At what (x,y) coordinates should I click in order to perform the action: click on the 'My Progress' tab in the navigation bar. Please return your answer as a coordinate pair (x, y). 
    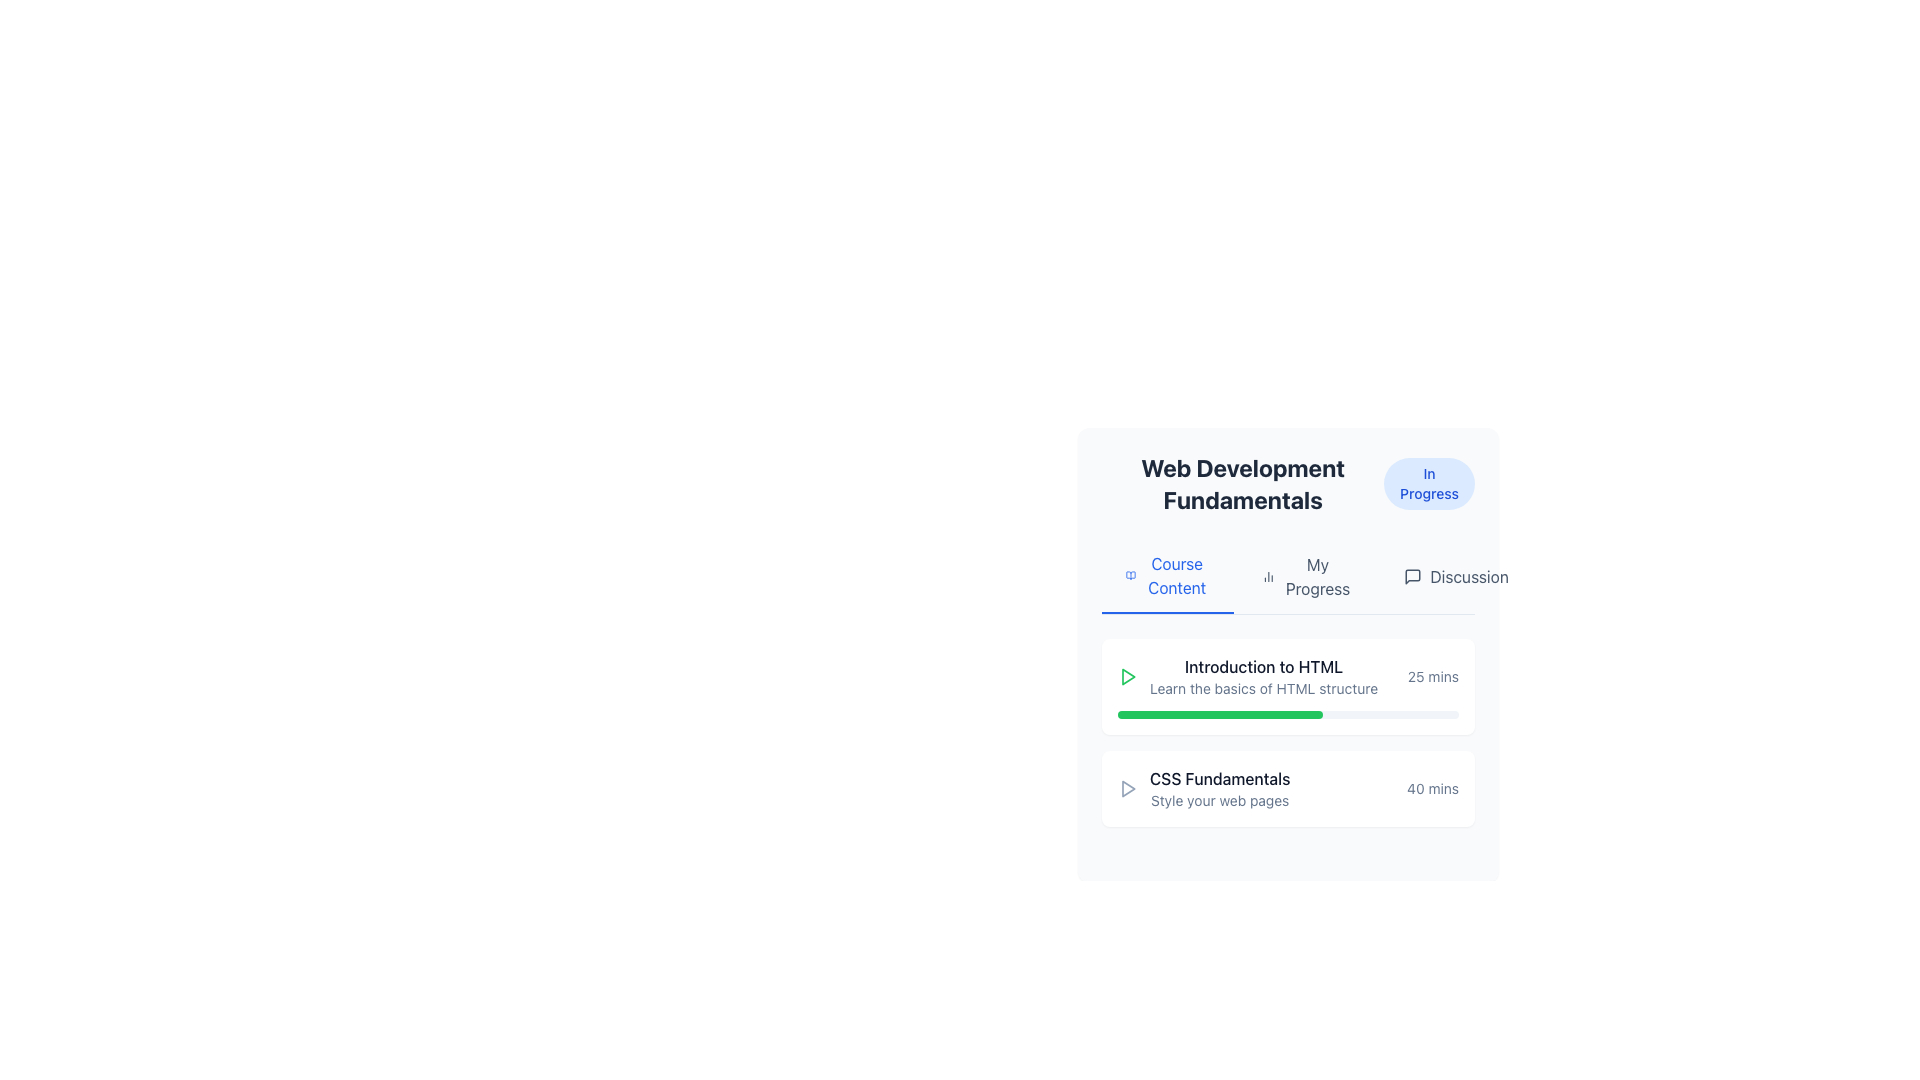
    Looking at the image, I should click on (1307, 577).